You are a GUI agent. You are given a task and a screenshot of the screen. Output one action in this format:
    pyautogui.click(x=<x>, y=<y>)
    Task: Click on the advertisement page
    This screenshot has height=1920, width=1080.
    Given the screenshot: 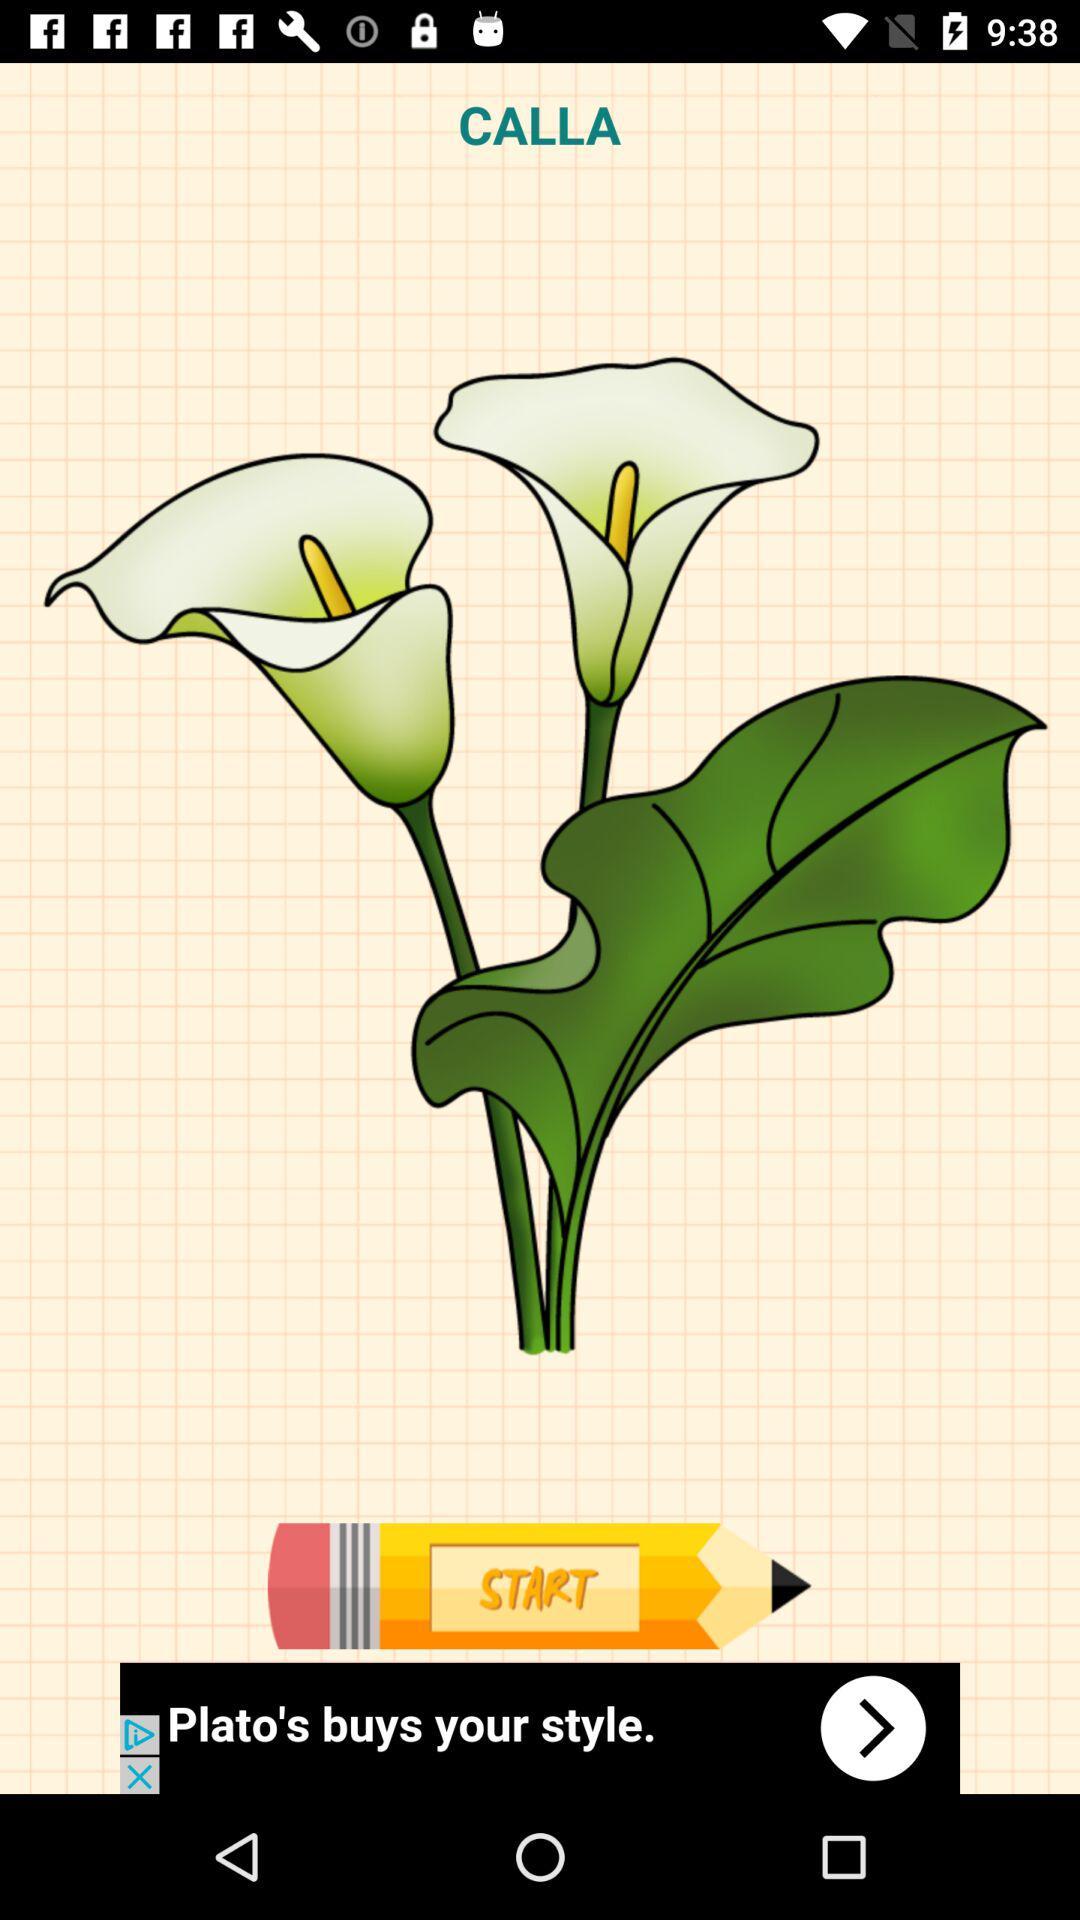 What is the action you would take?
    pyautogui.click(x=538, y=1585)
    